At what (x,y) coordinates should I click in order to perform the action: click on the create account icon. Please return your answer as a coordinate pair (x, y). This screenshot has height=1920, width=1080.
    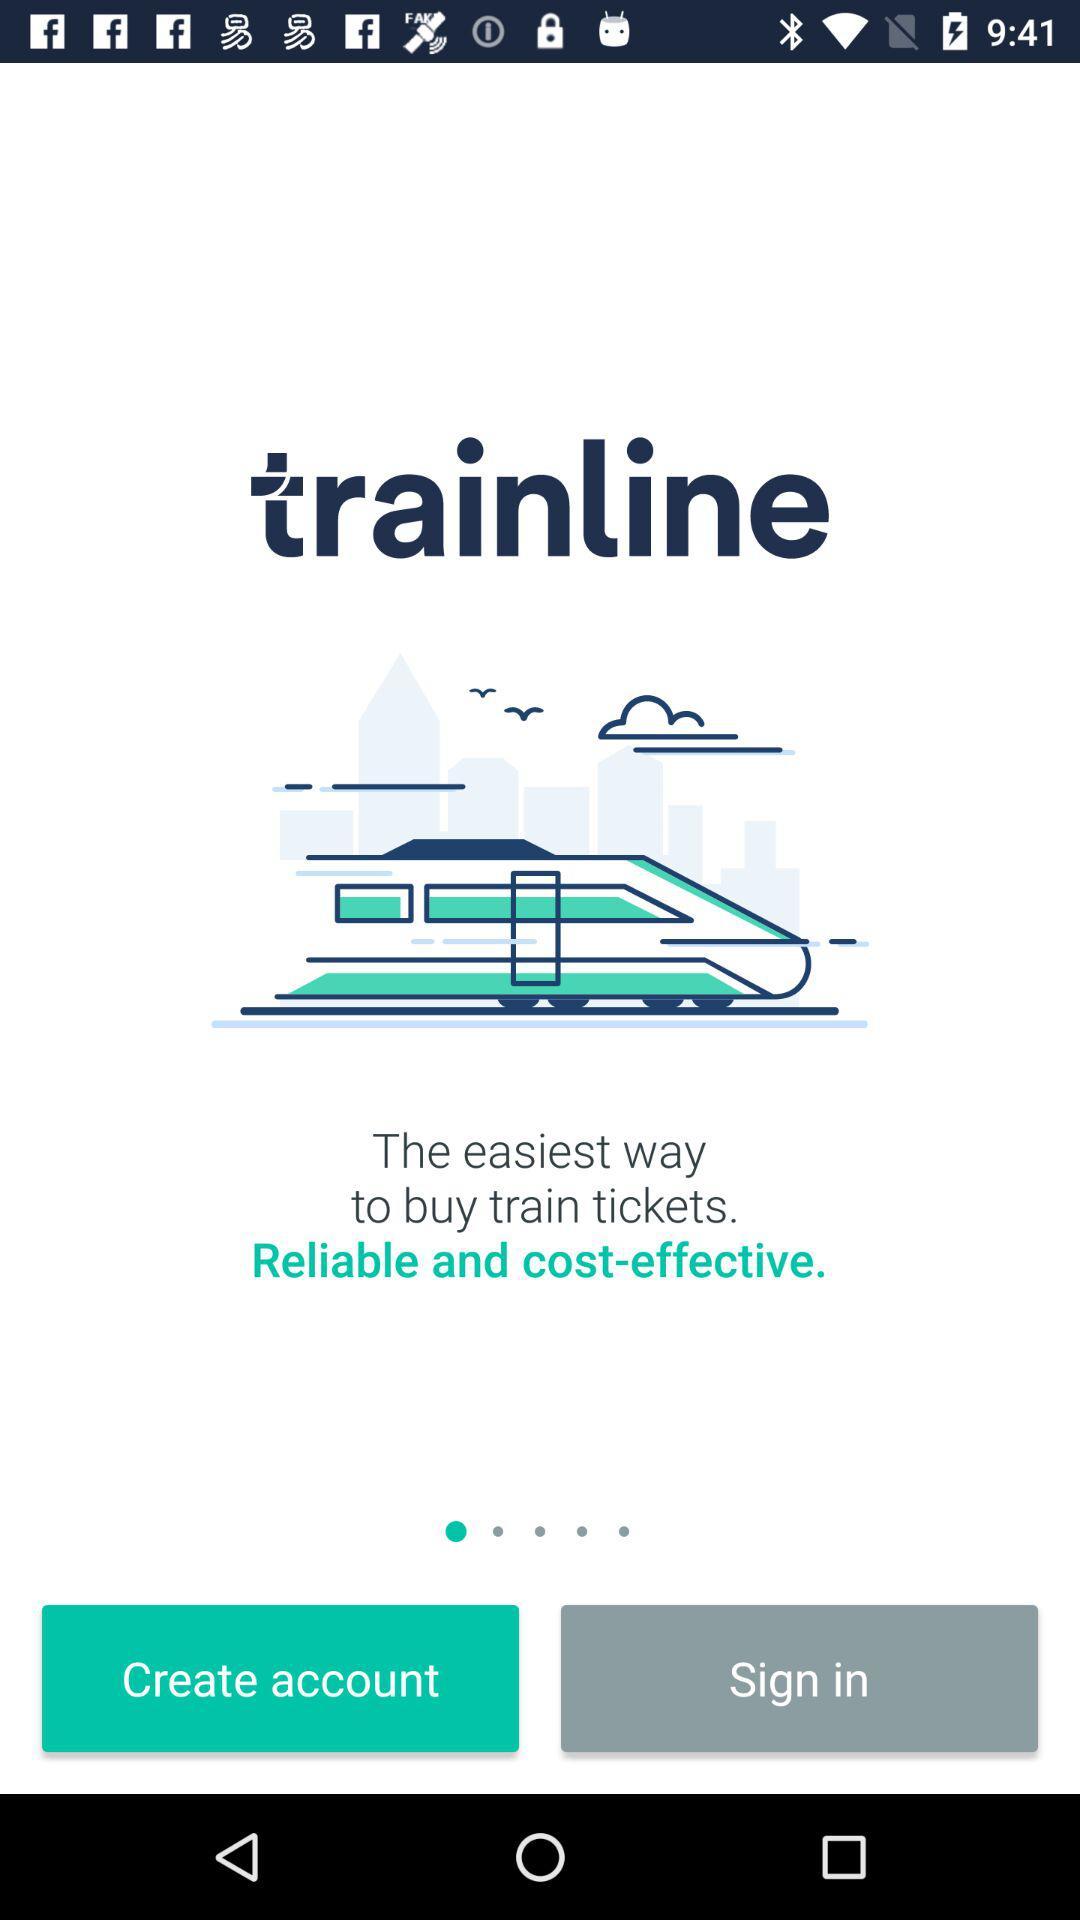
    Looking at the image, I should click on (280, 1678).